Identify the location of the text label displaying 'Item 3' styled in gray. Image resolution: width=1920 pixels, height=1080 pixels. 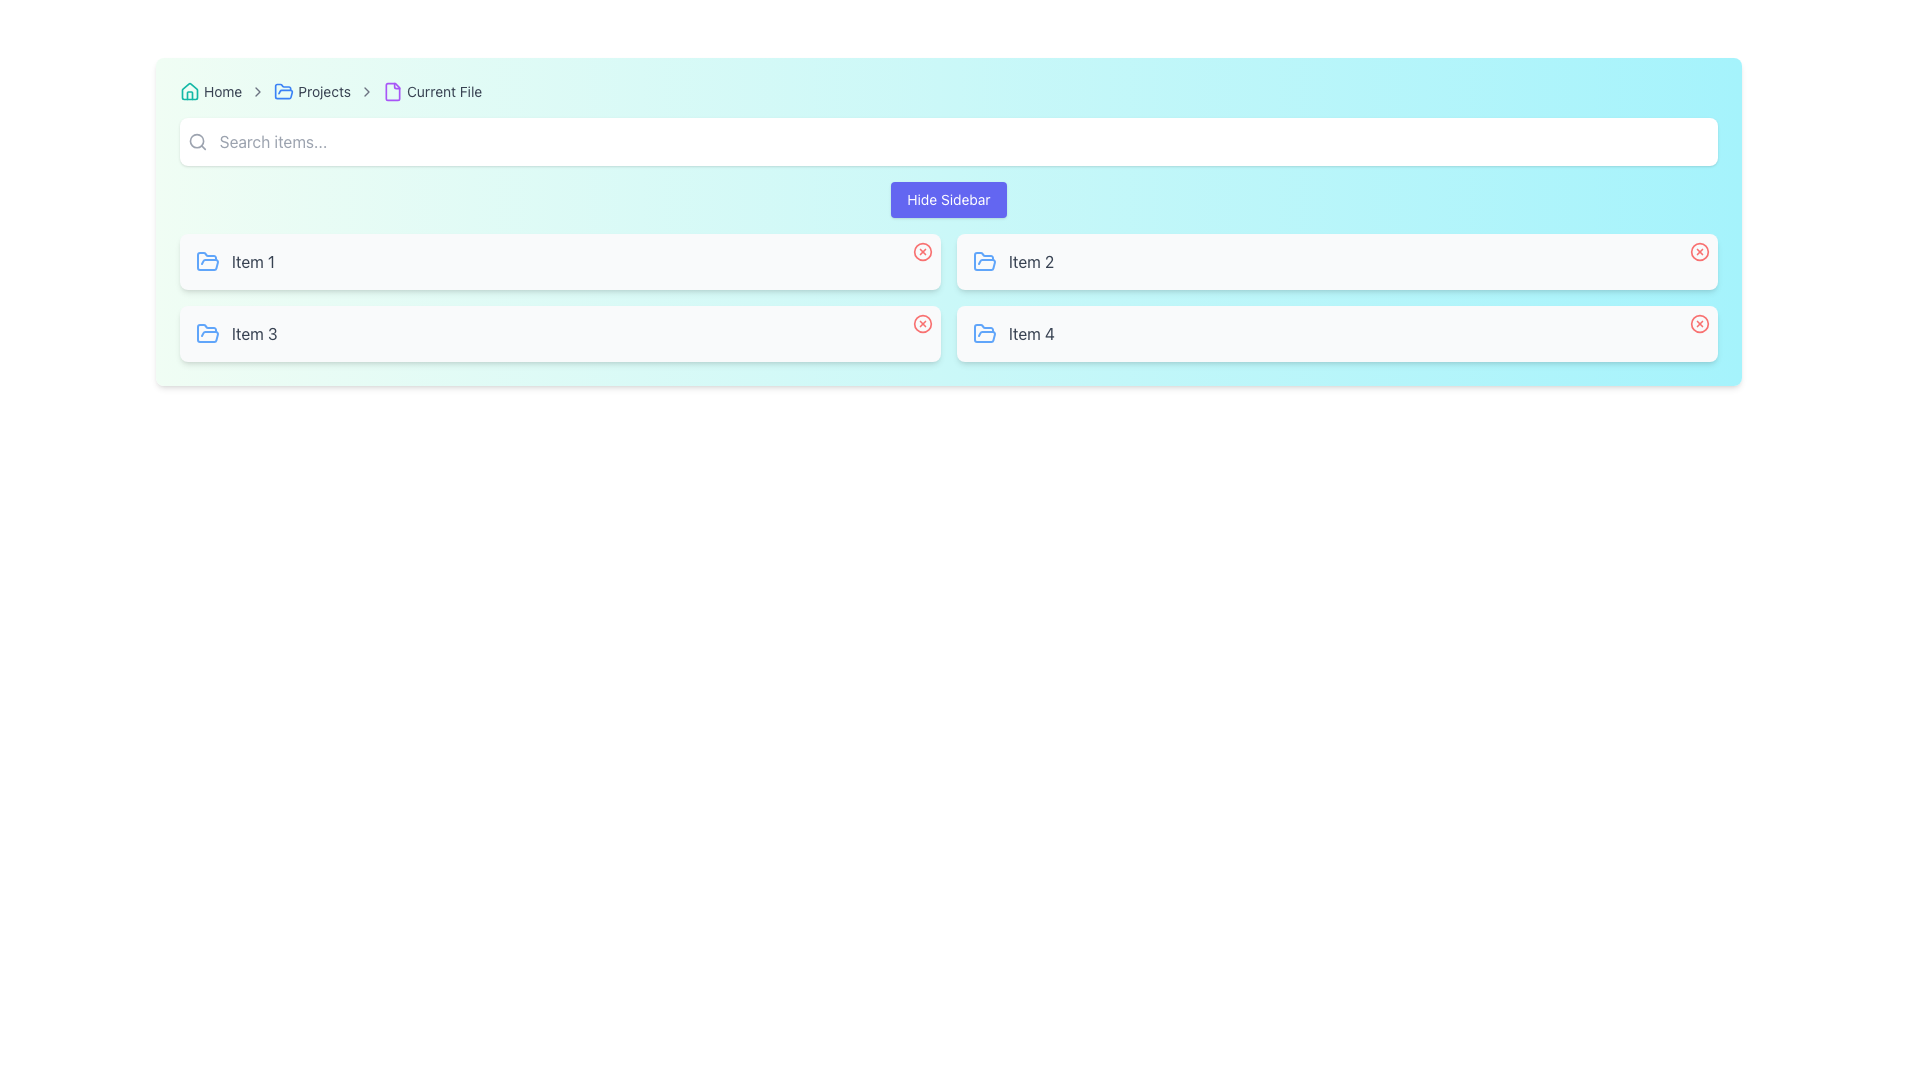
(253, 333).